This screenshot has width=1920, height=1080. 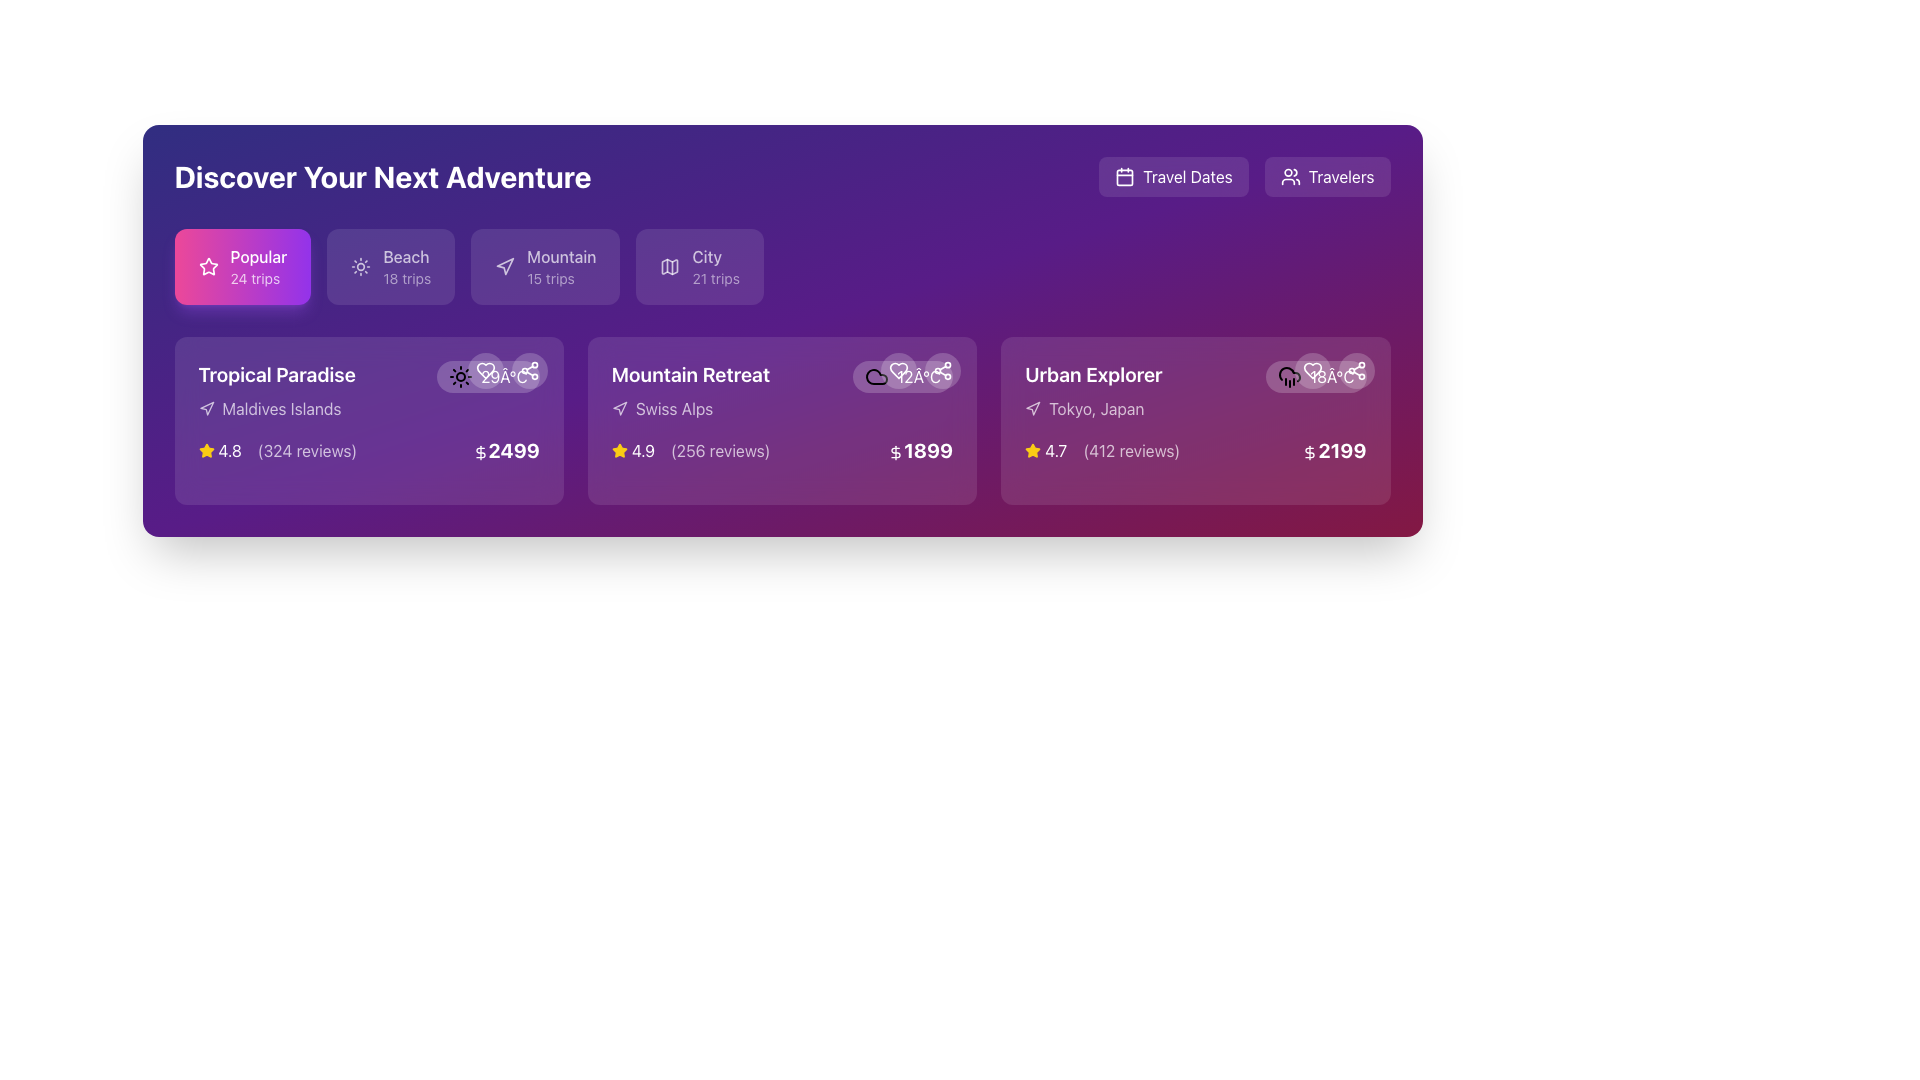 I want to click on the outlined triangular arrow icon located in the top right corner of the 'Tropical Paradise' trip card, so click(x=206, y=407).